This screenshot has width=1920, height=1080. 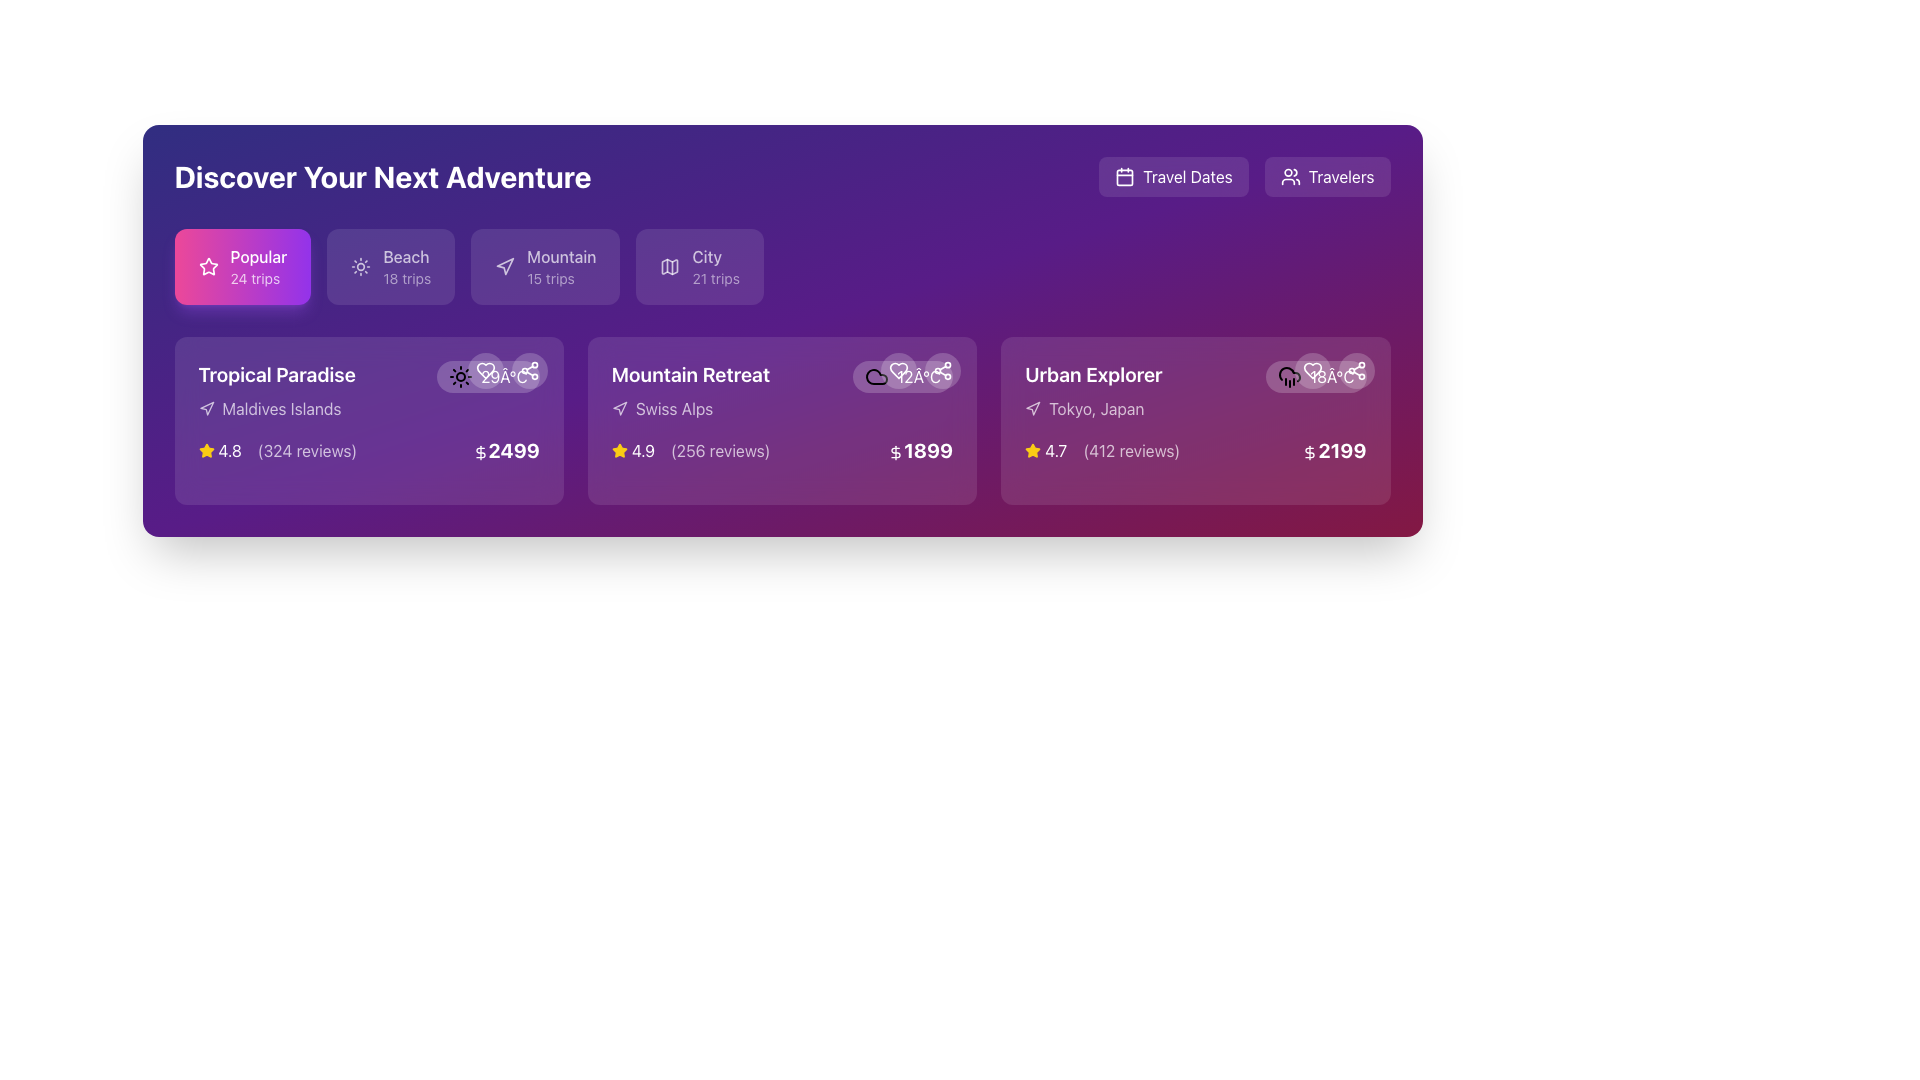 I want to click on the outlined triangular arrow icon located in the top right corner of the 'Tropical Paradise' trip card, so click(x=206, y=407).